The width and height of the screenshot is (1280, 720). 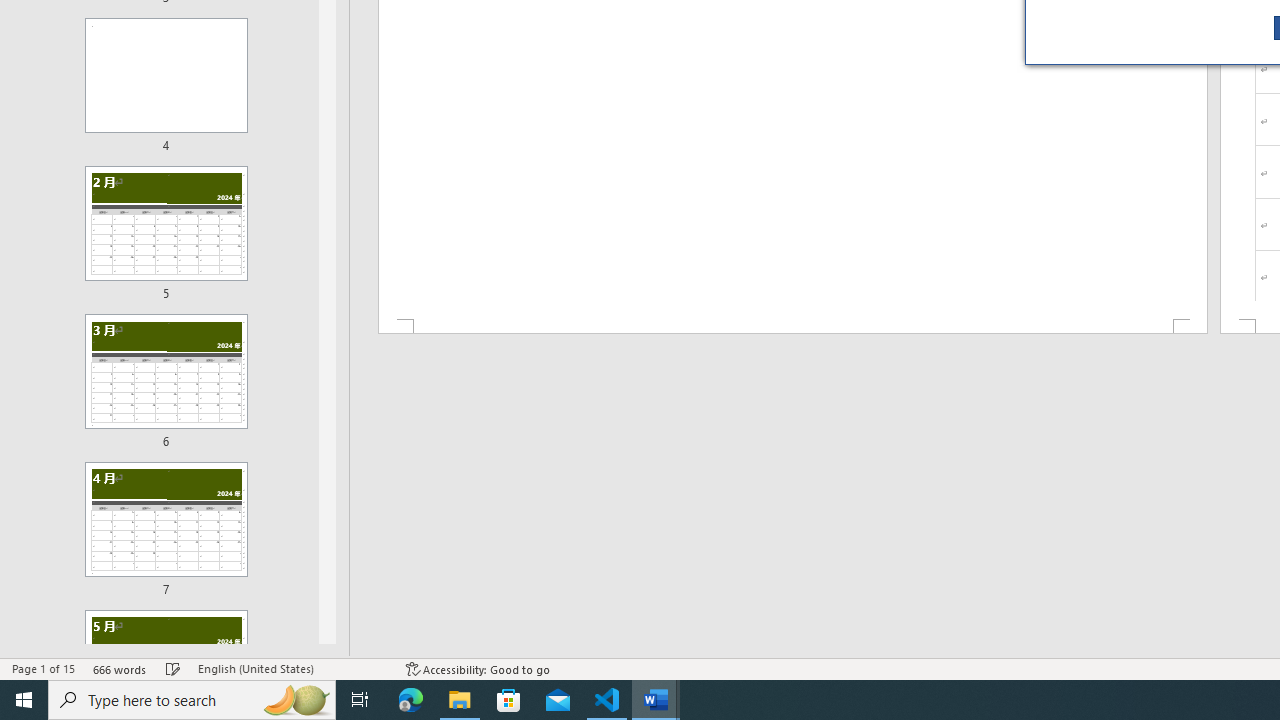 I want to click on 'Start', so click(x=24, y=698).